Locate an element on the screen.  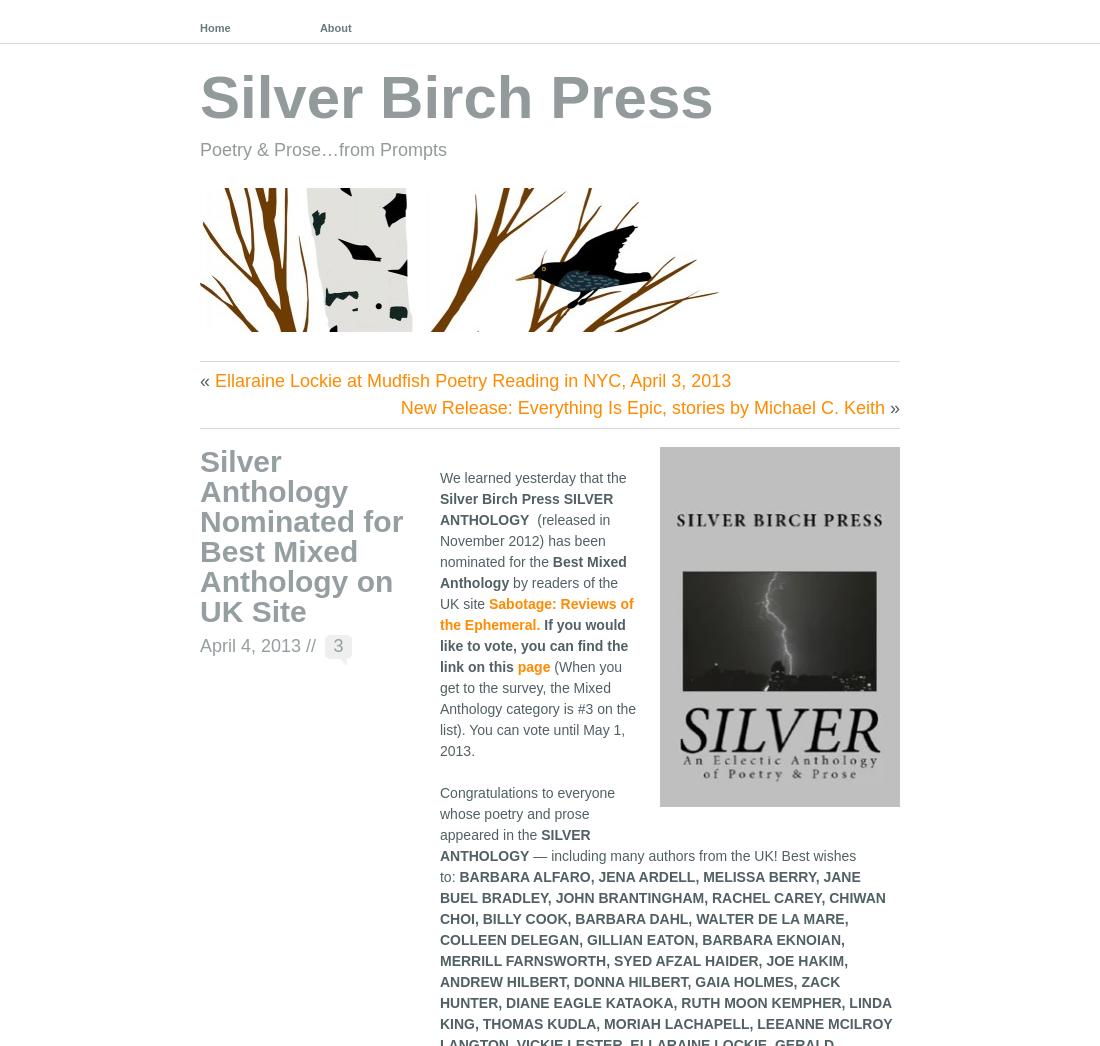
'Silver Anthology Nominated for Best Mixed Anthology on UK Site' is located at coordinates (198, 534).